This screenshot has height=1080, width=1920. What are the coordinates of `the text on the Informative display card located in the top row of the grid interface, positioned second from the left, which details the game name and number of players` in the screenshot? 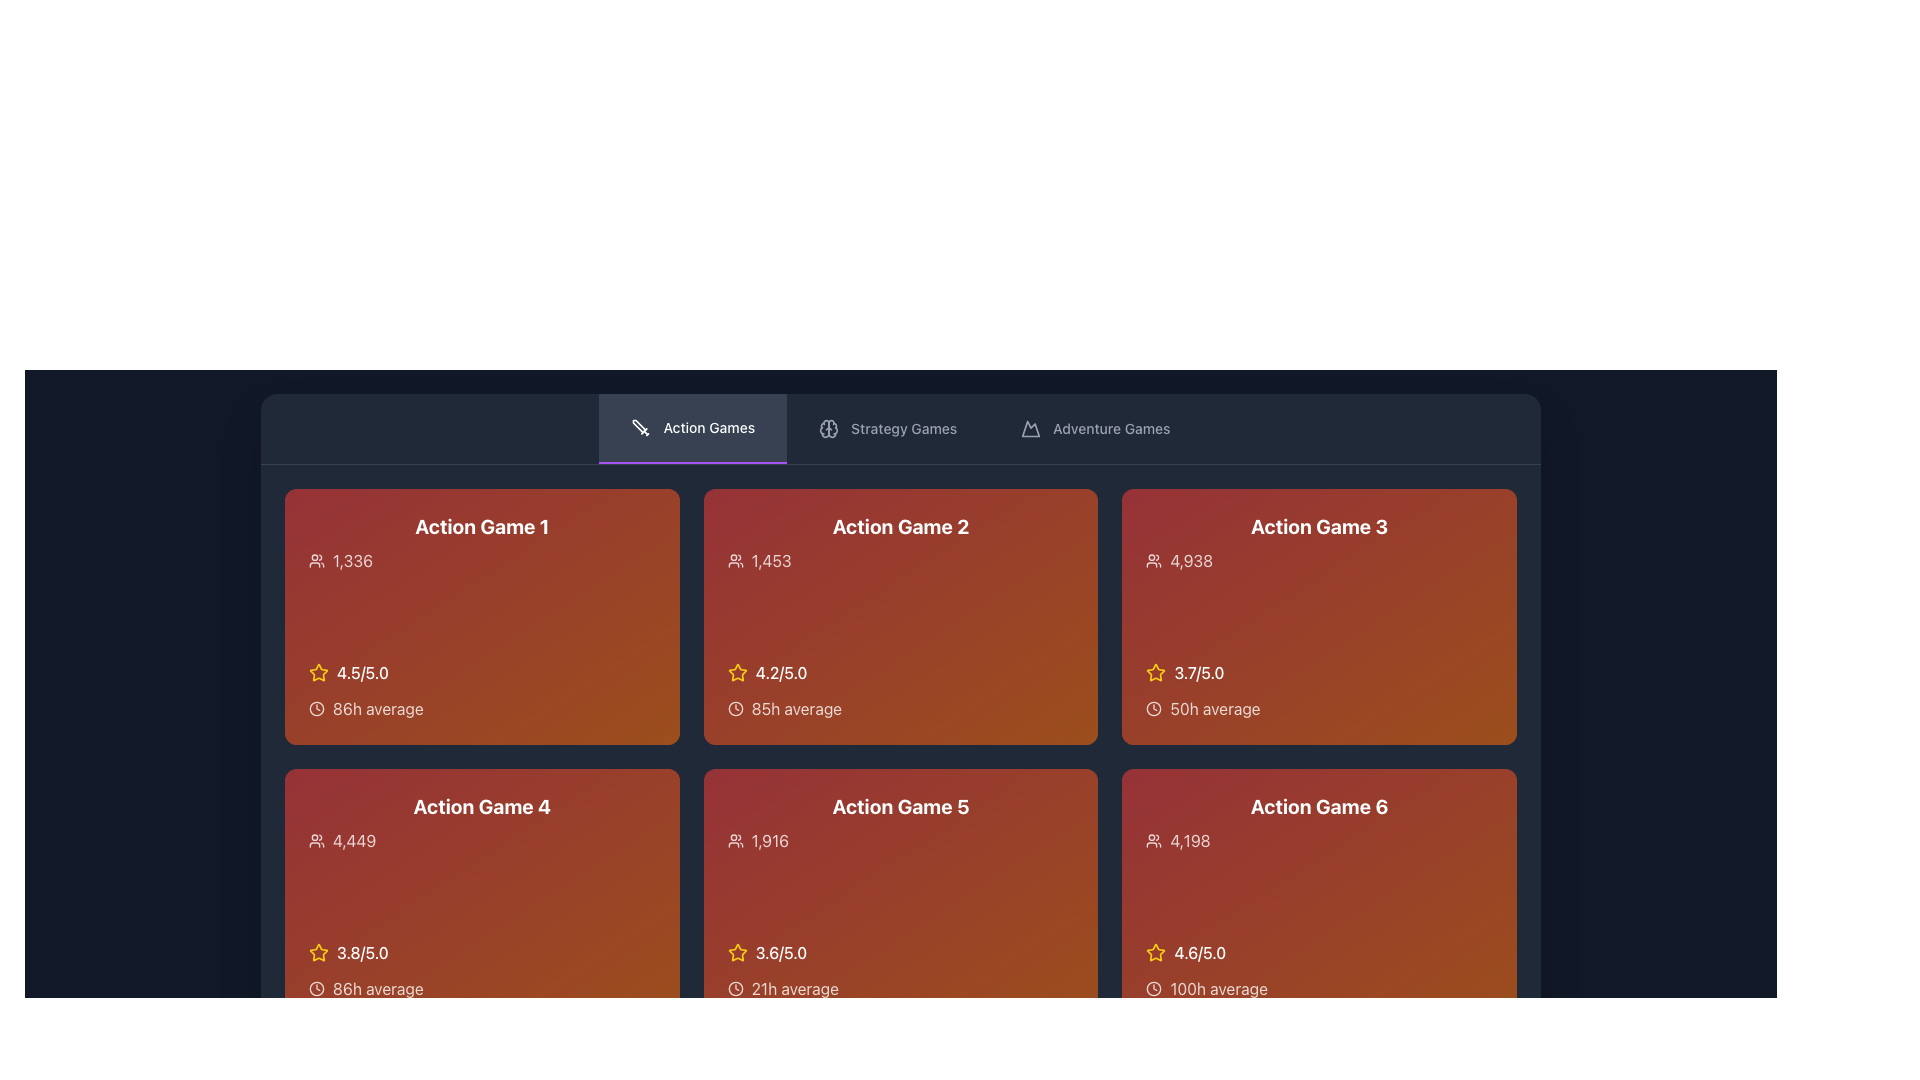 It's located at (900, 543).